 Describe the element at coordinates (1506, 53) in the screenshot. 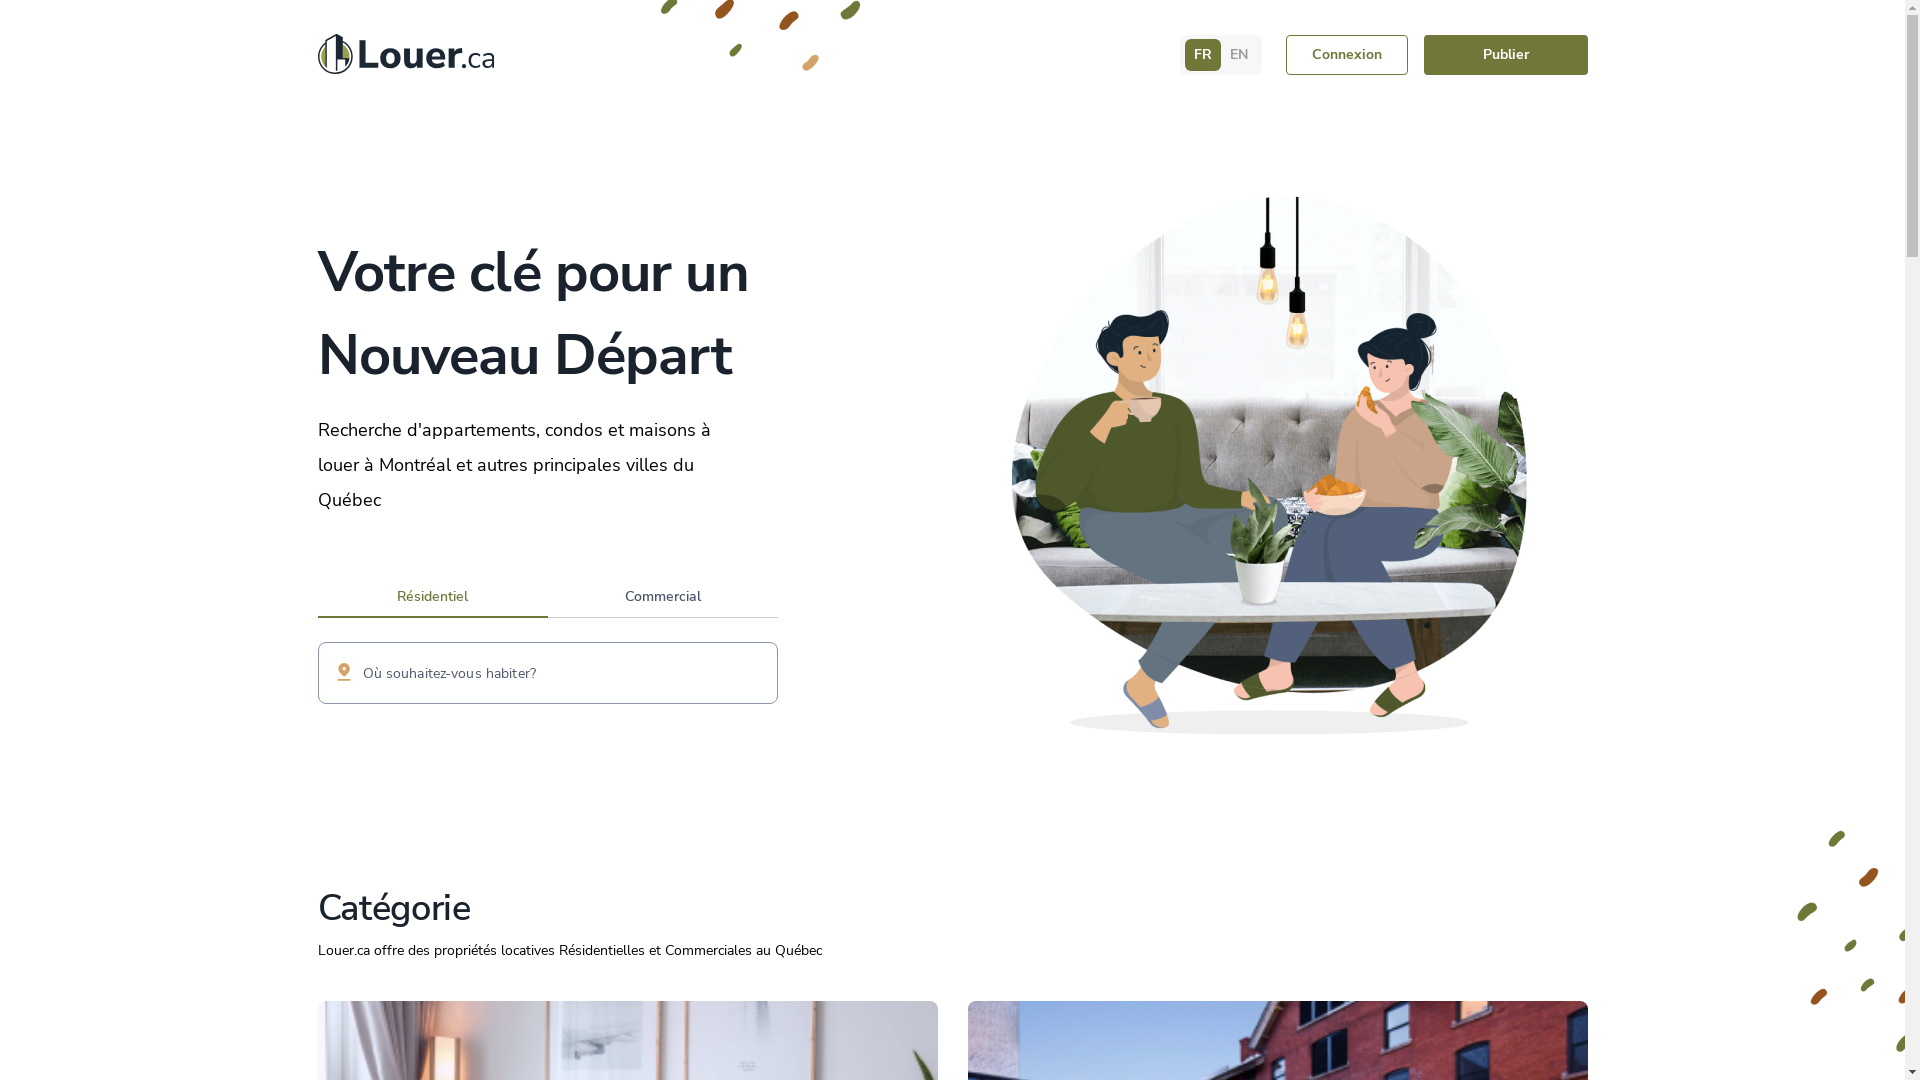

I see `'Publier'` at that location.